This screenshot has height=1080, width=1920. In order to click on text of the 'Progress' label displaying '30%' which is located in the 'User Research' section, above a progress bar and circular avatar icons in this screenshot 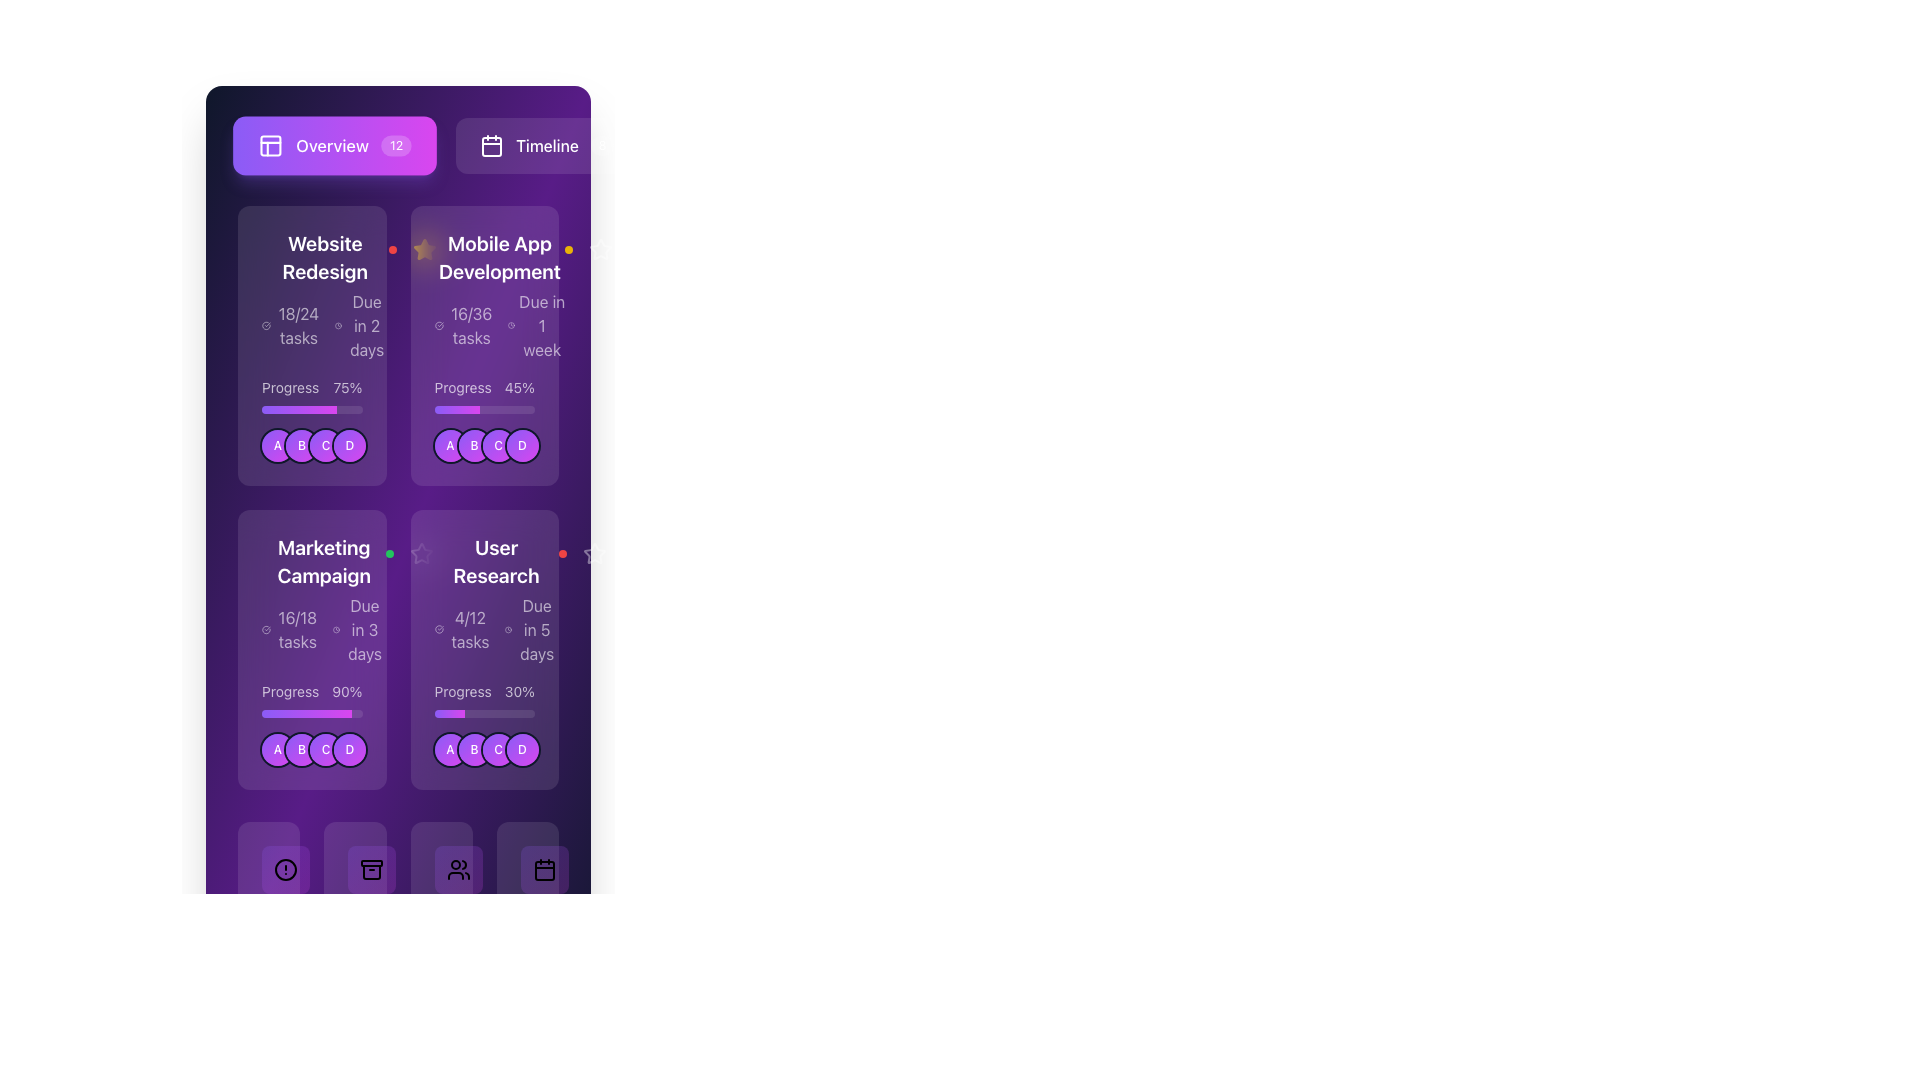, I will do `click(484, 690)`.